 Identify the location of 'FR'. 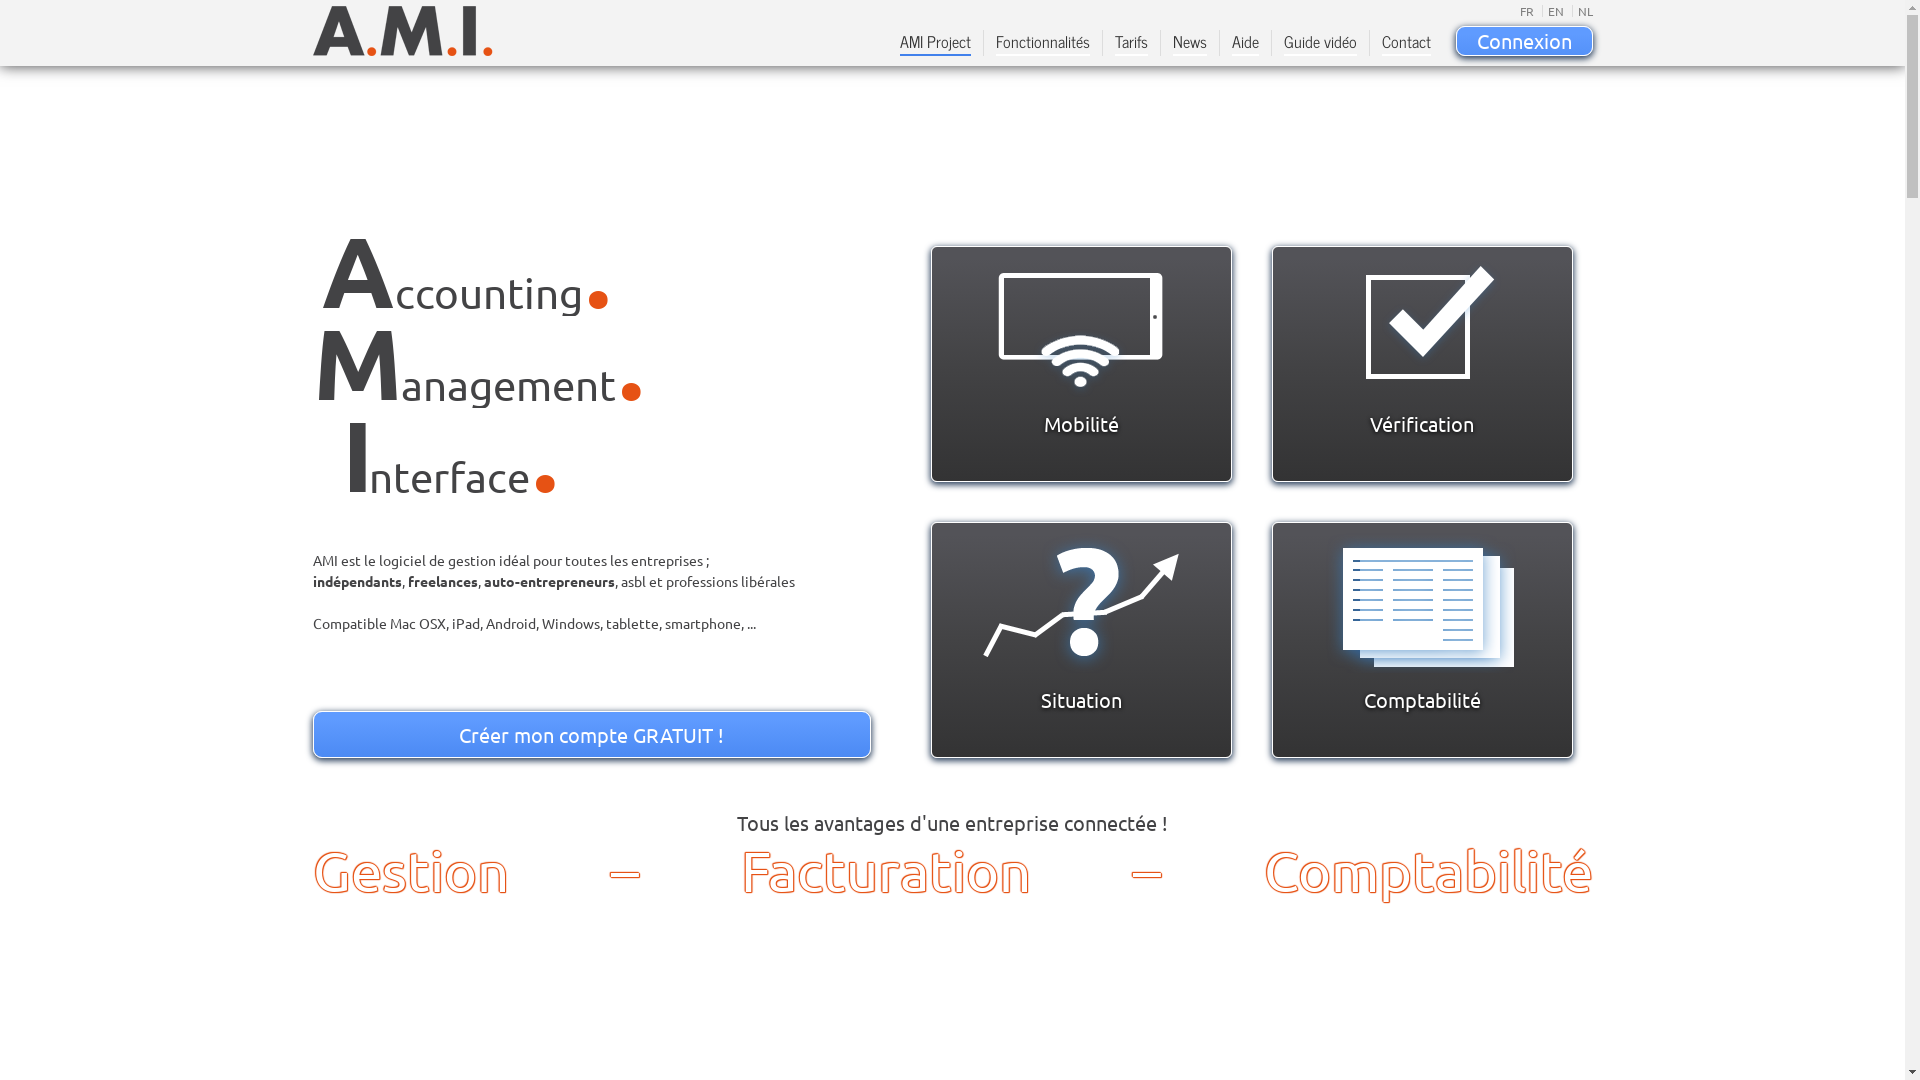
(1520, 11).